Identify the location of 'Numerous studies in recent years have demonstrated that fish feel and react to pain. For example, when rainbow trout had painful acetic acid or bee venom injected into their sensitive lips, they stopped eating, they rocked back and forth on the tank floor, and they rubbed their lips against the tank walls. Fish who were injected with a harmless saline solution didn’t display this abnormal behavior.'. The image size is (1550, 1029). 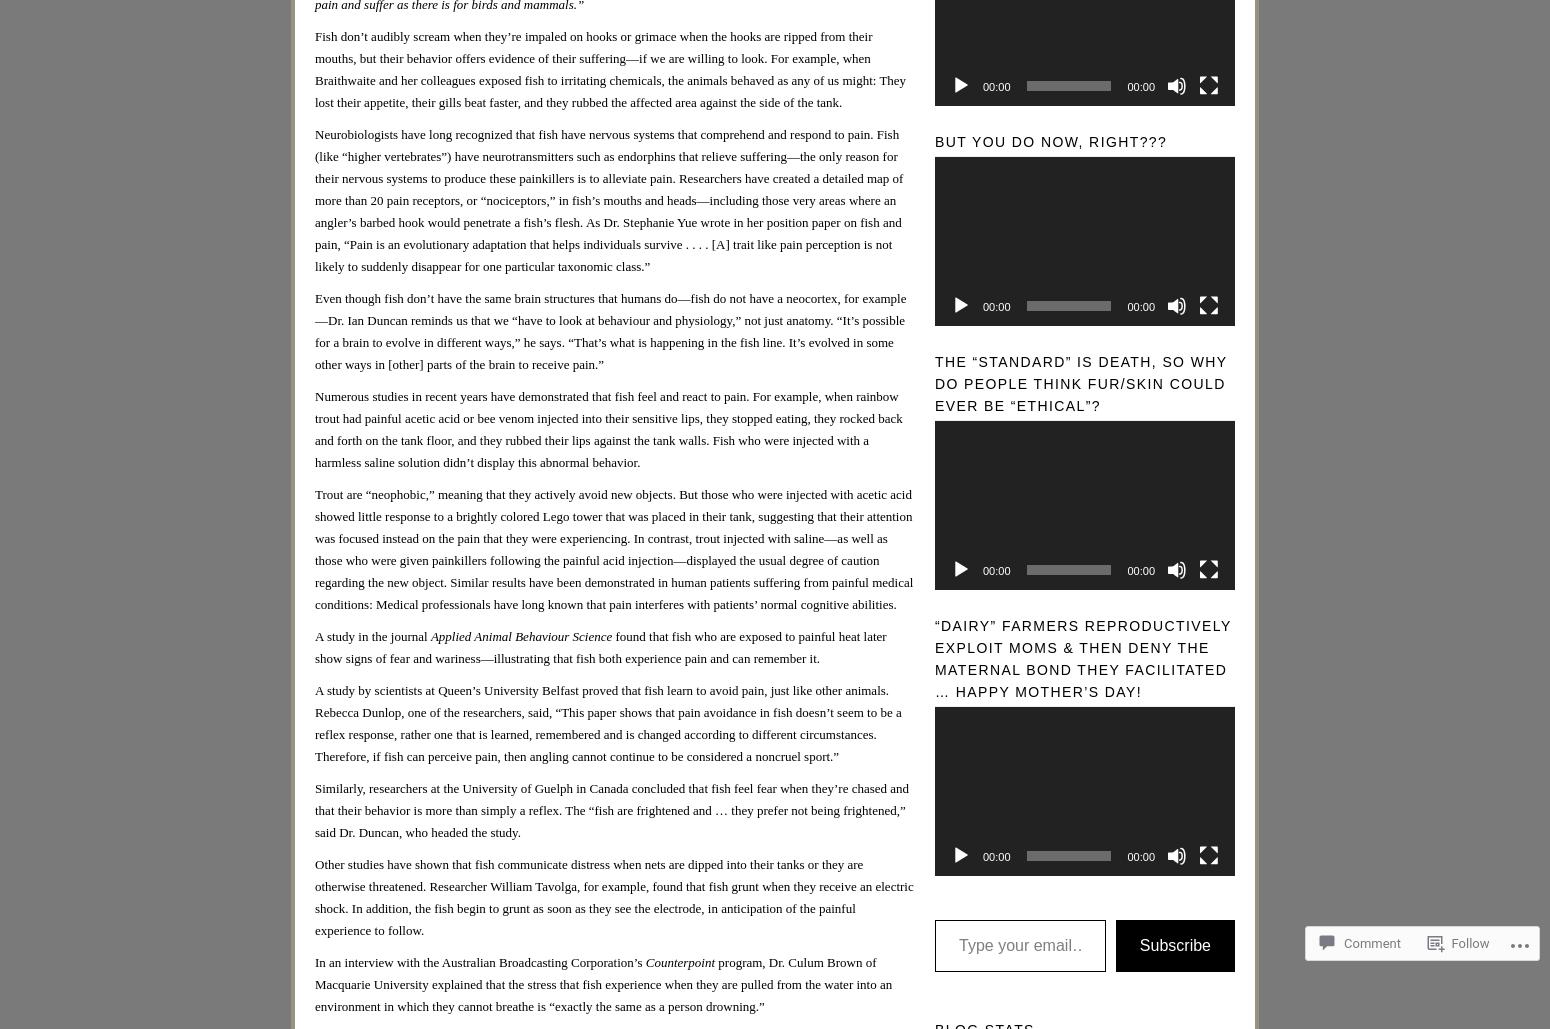
(608, 427).